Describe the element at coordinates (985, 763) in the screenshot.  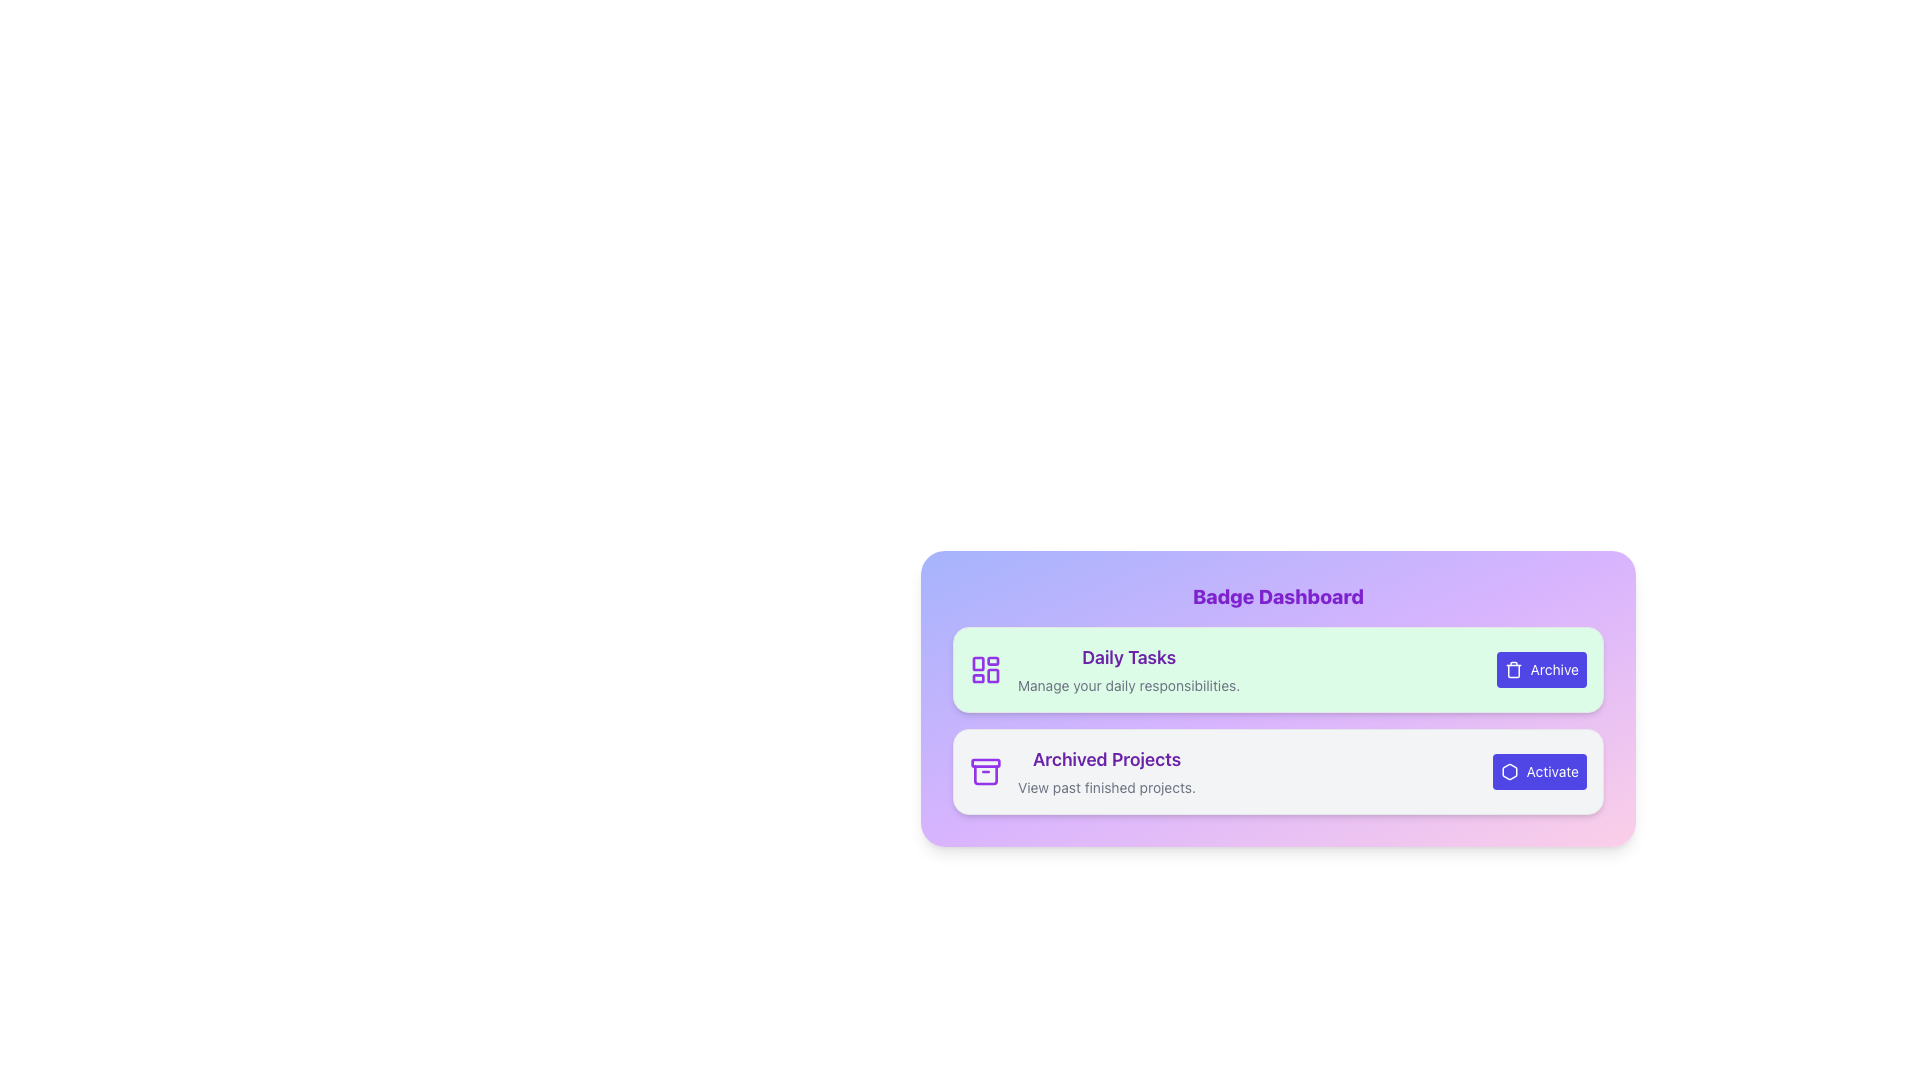
I see `the rectangular lid of the archive icon, which is outlined with rounded corners and located at the top of the archive icon in the 'Archived Projects' section` at that location.